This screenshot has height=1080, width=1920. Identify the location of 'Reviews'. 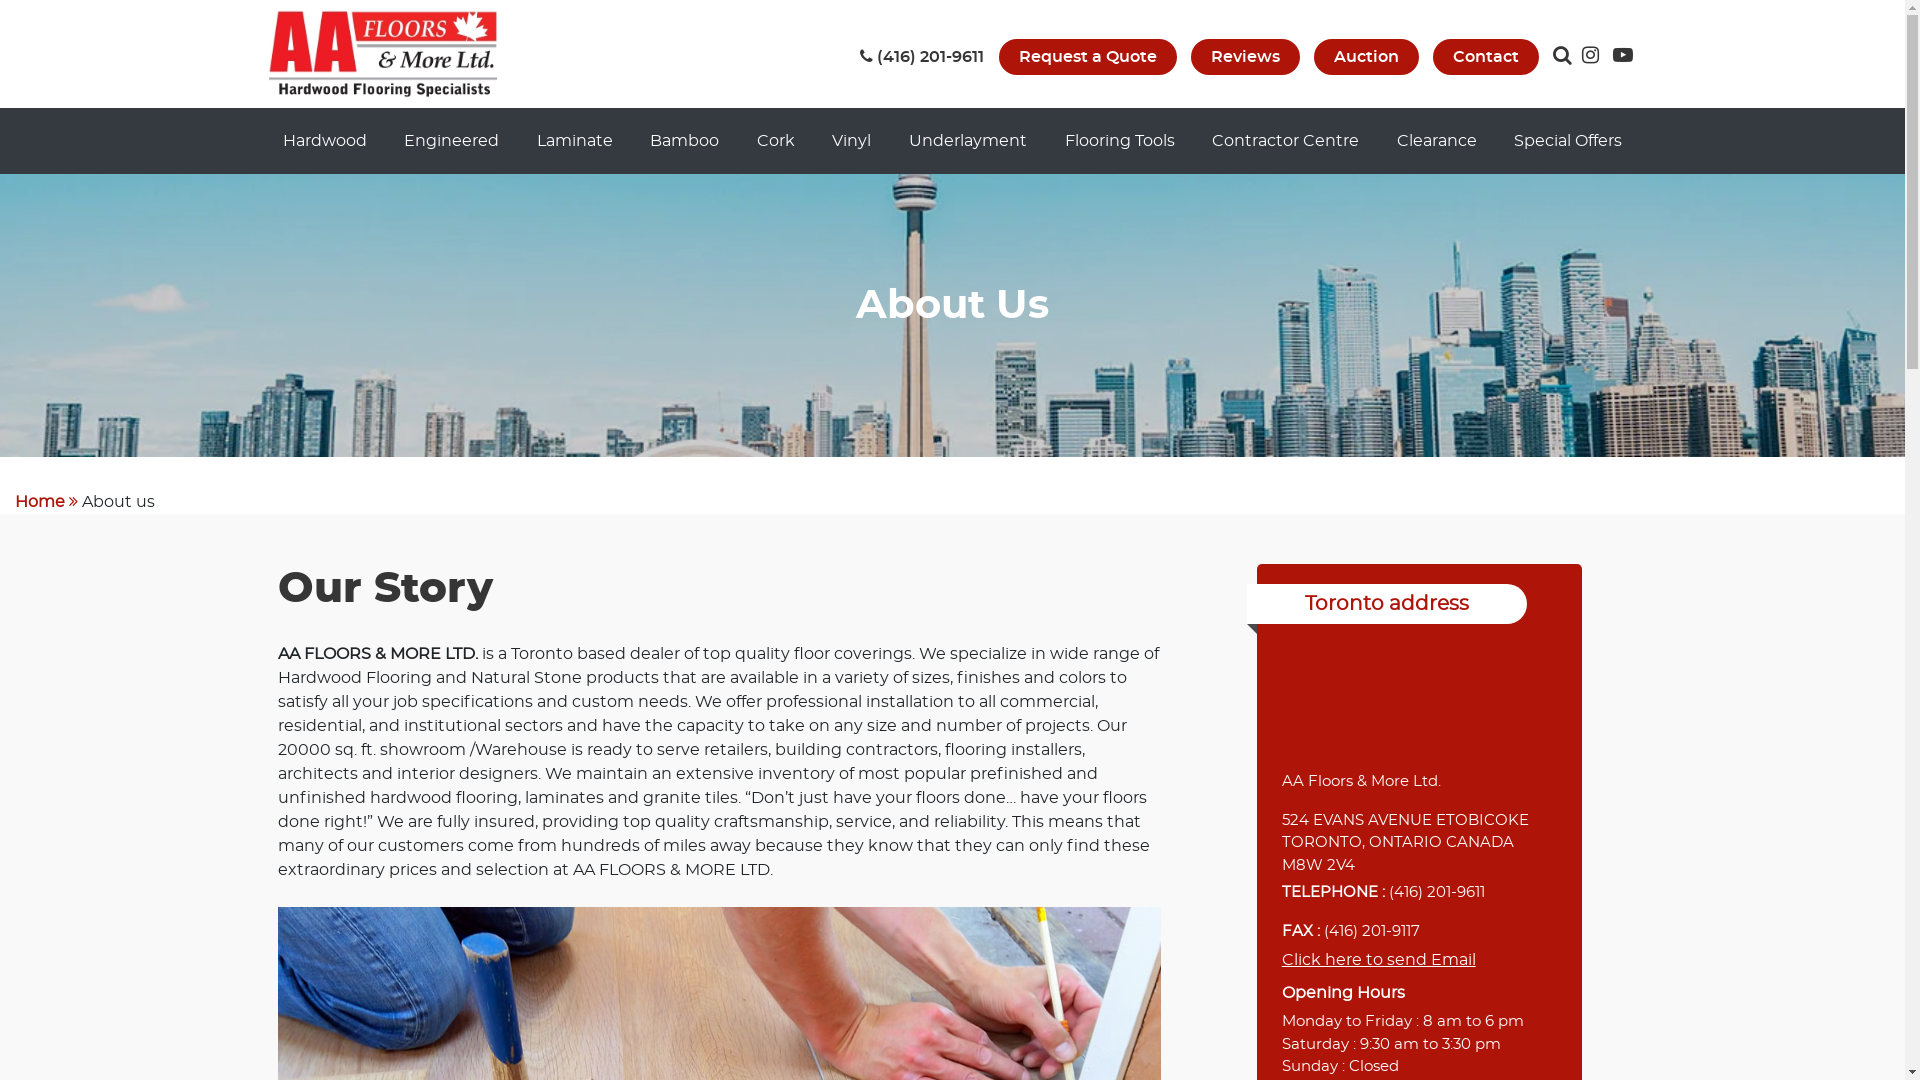
(1243, 56).